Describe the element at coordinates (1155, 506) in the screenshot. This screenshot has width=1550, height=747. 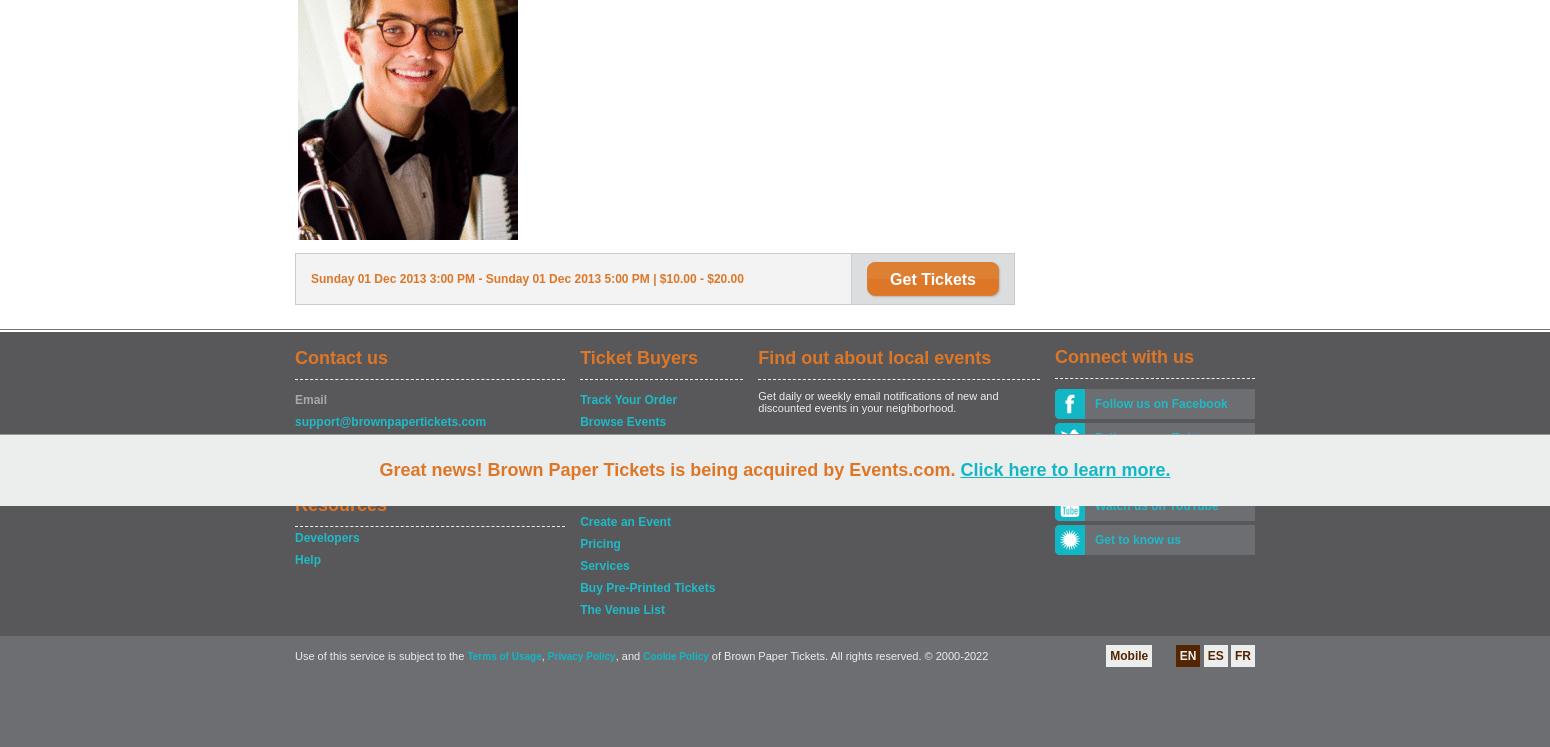
I see `'Watch us on YouTube'` at that location.